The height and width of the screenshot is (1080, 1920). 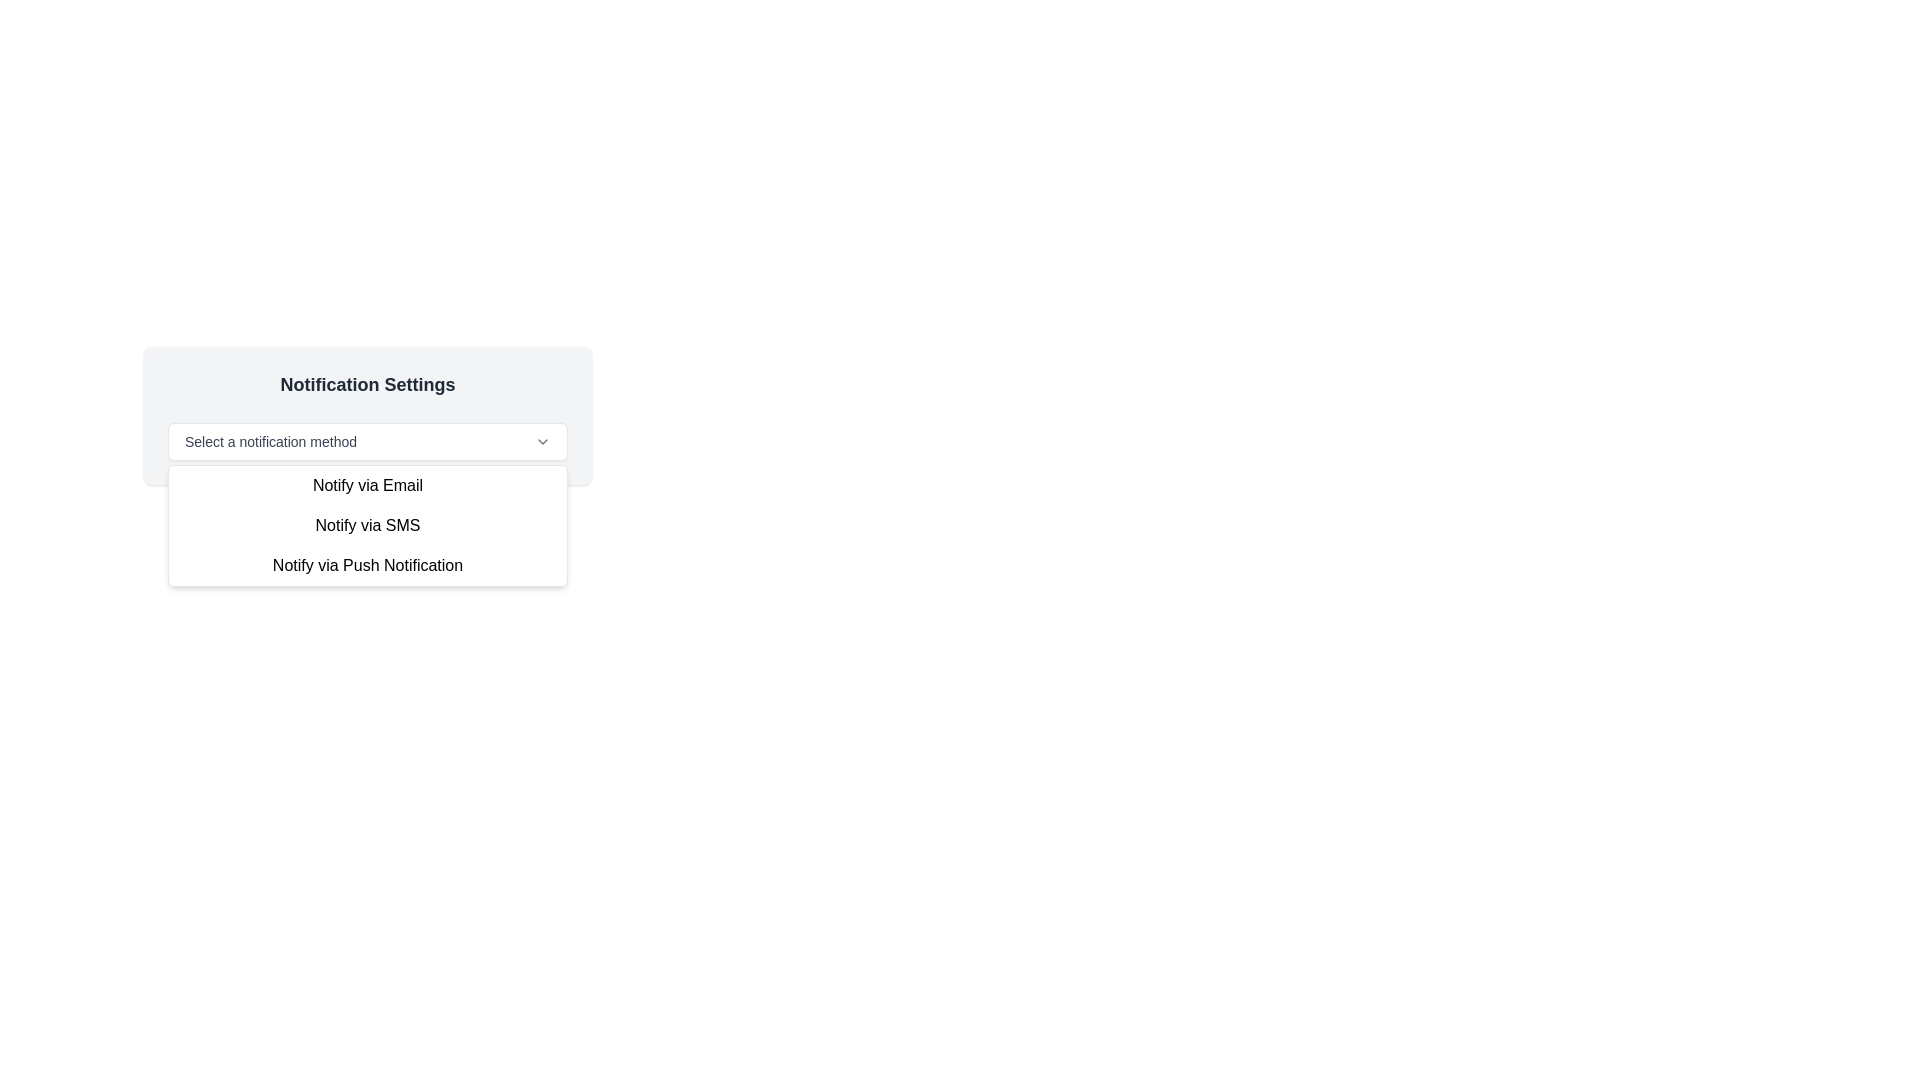 What do you see at coordinates (368, 441) in the screenshot?
I see `the dropdown menu for selecting a notification method in the 'Notification Settings' modal` at bounding box center [368, 441].